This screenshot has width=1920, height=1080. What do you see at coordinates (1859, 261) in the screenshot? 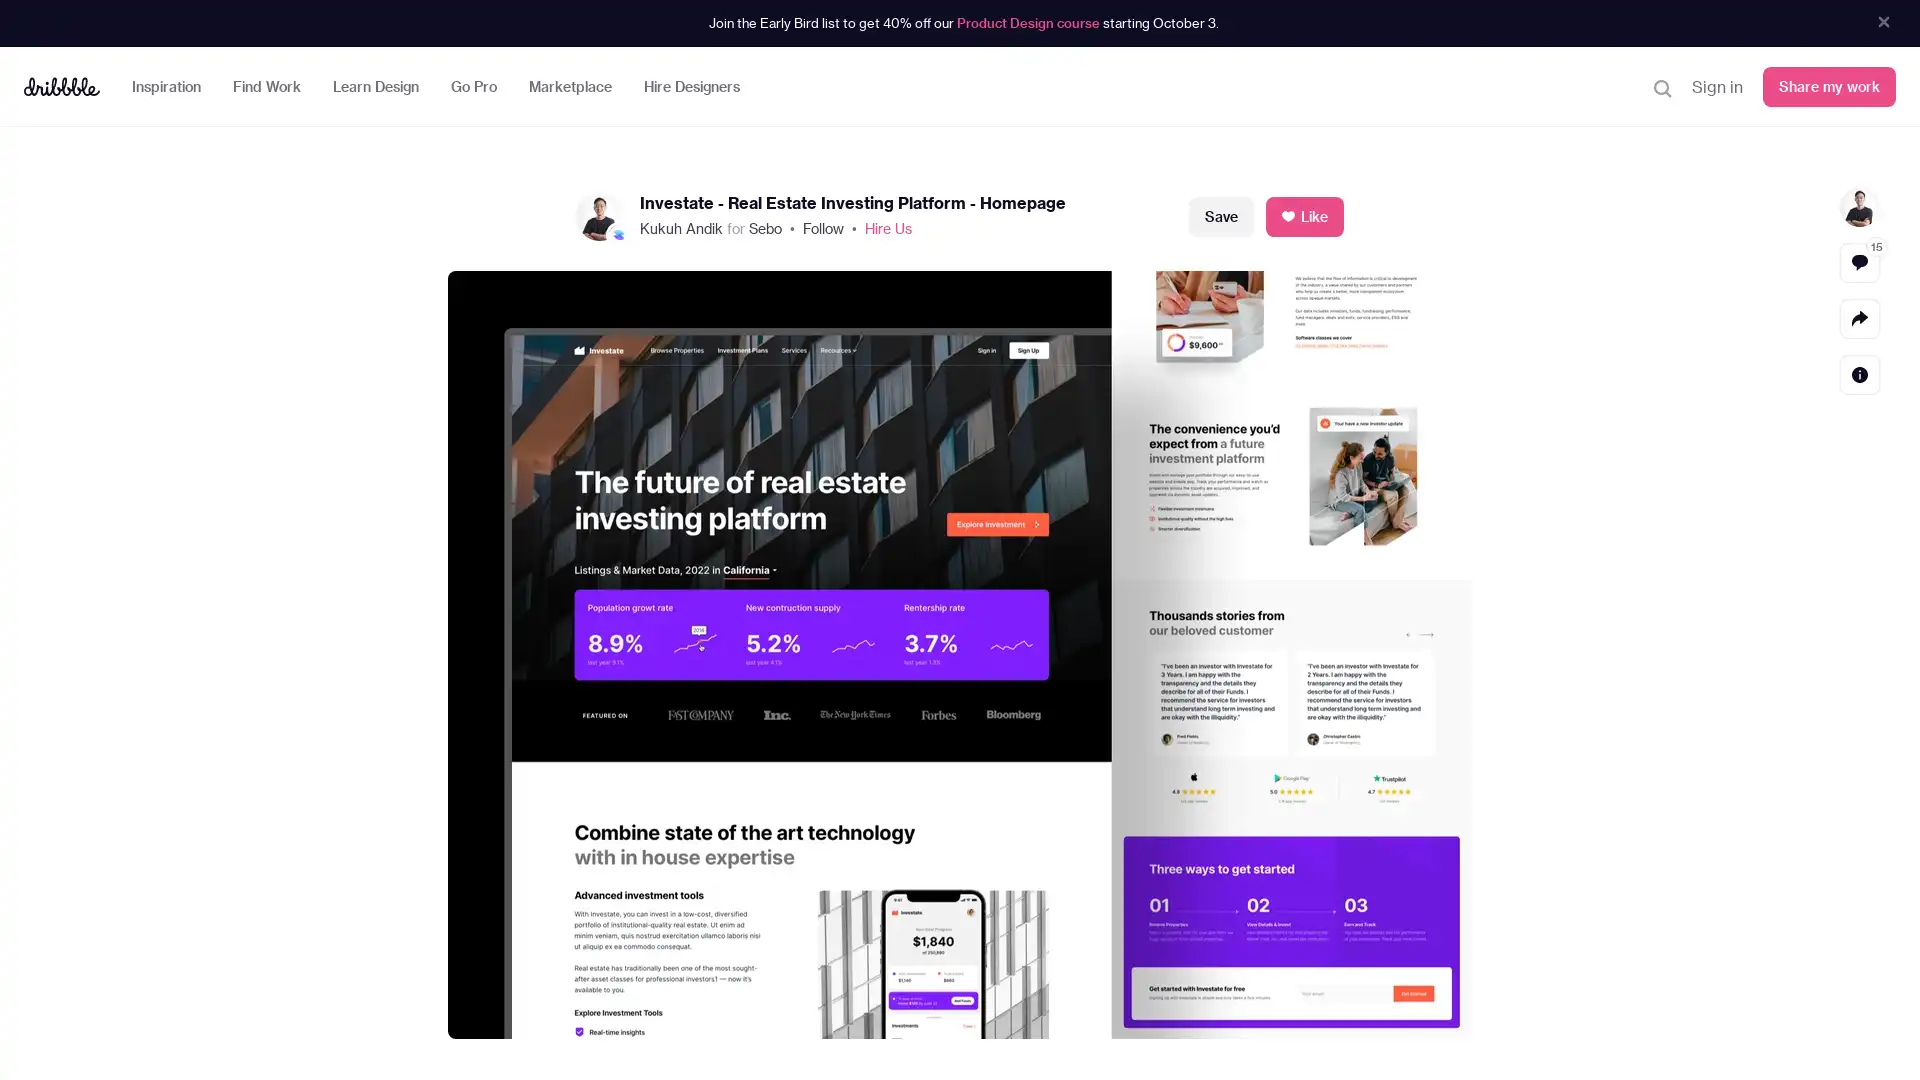
I see `View comments 15` at bounding box center [1859, 261].